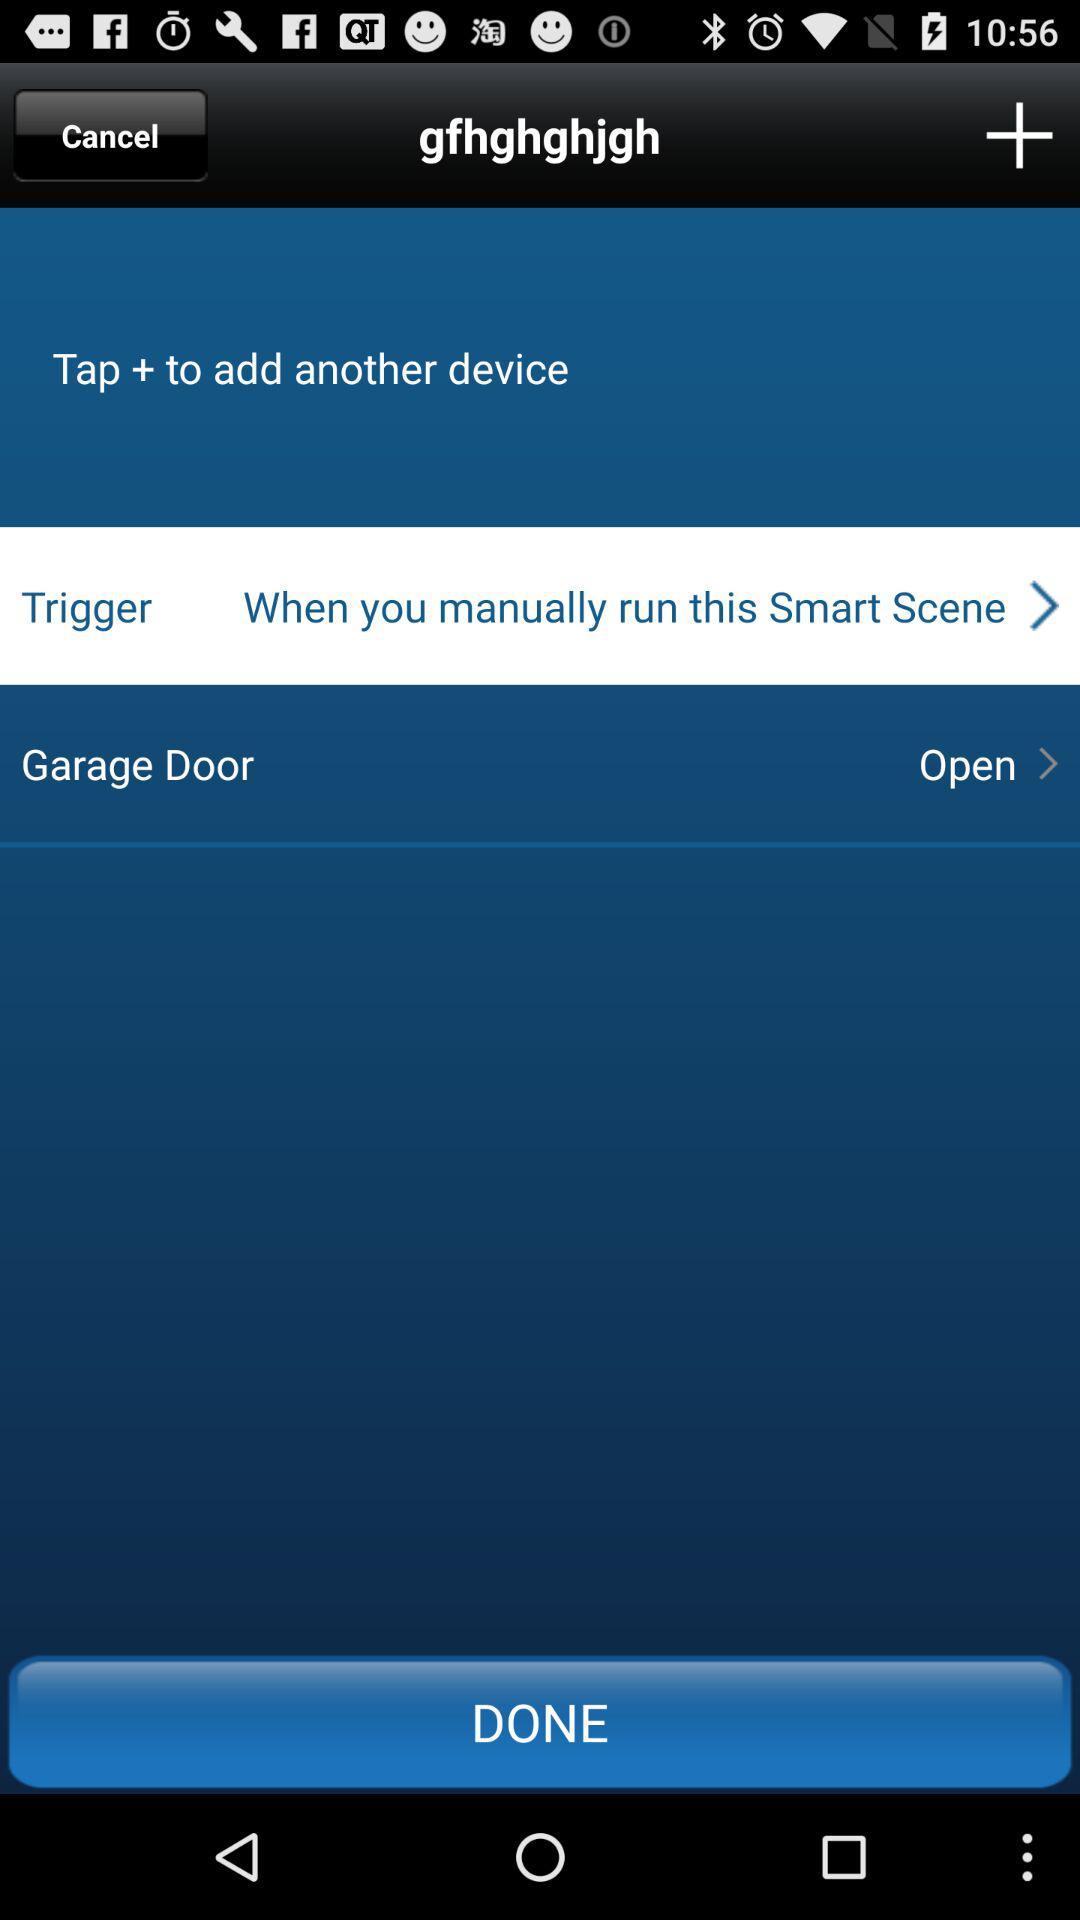  What do you see at coordinates (452, 762) in the screenshot?
I see `app next to open icon` at bounding box center [452, 762].